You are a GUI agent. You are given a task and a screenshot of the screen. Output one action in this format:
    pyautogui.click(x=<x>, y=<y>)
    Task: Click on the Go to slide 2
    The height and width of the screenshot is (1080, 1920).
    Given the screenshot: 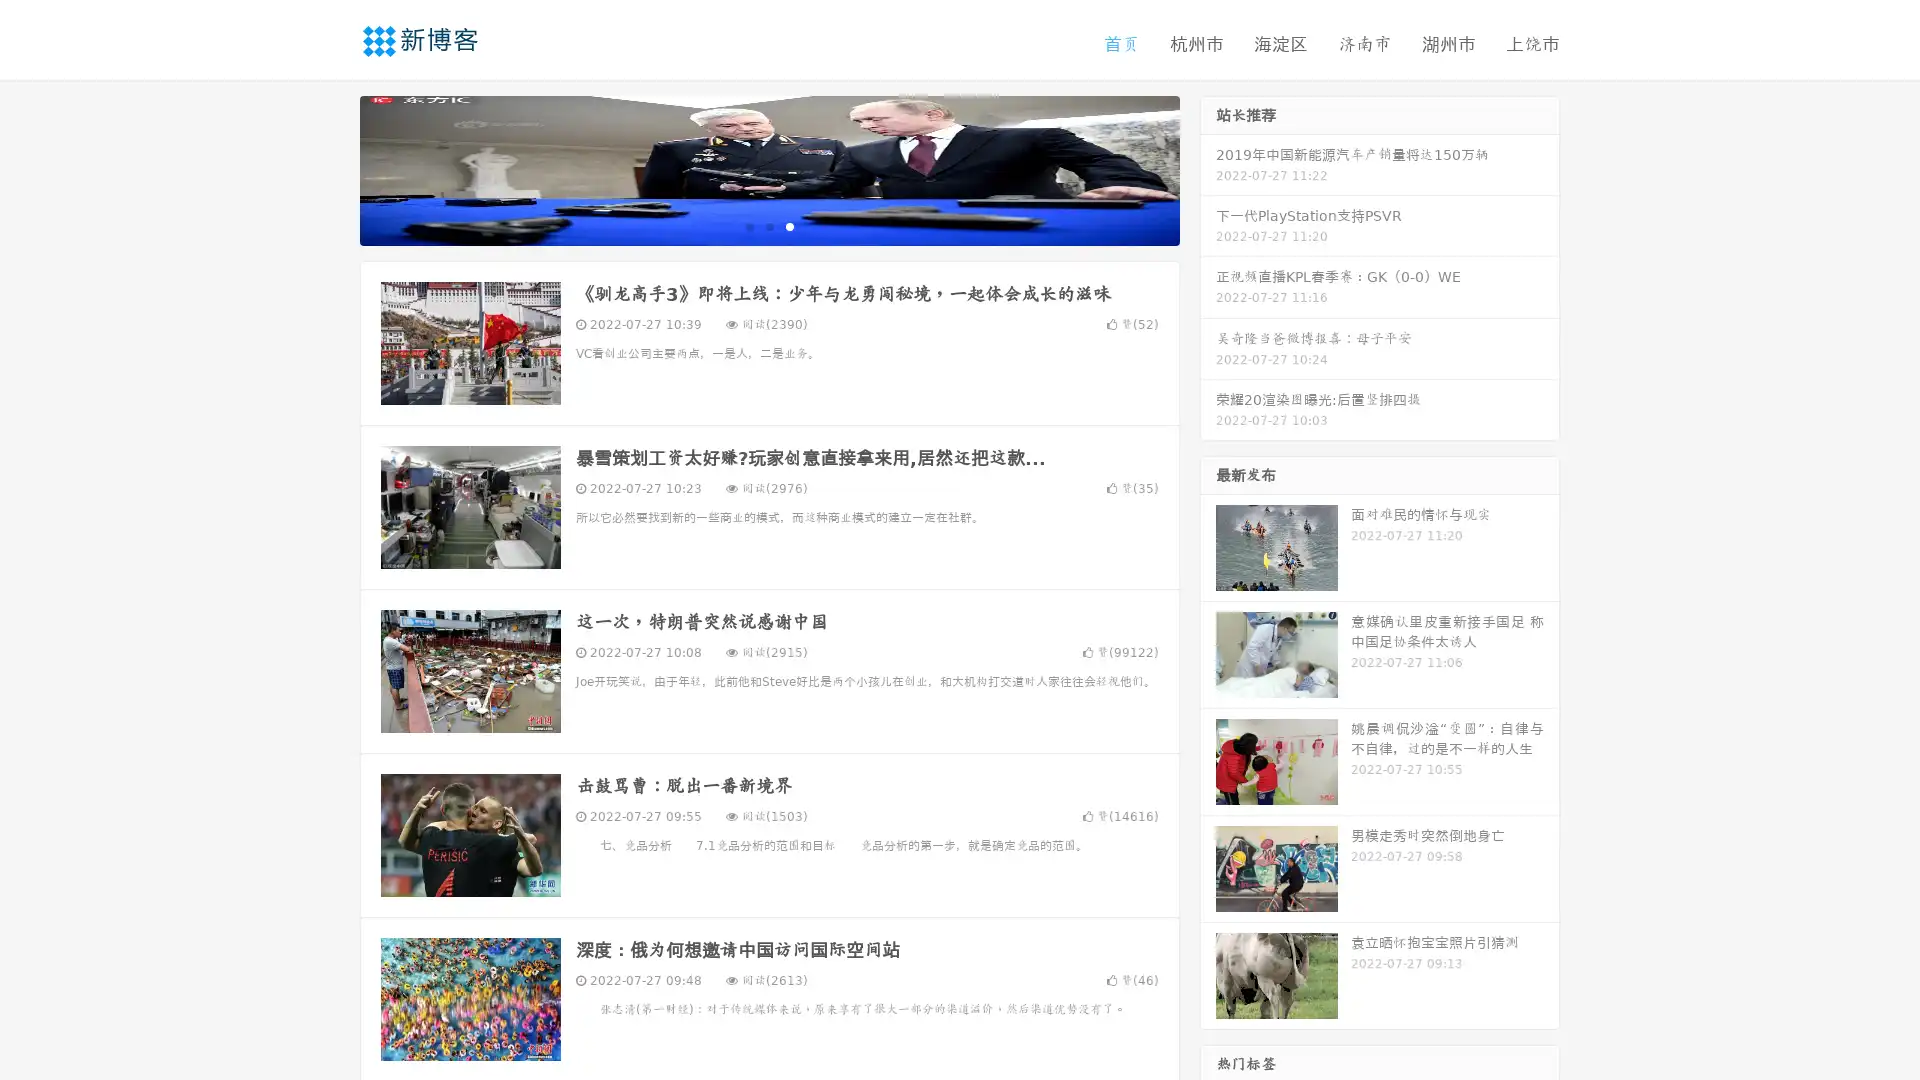 What is the action you would take?
    pyautogui.click(x=768, y=225)
    